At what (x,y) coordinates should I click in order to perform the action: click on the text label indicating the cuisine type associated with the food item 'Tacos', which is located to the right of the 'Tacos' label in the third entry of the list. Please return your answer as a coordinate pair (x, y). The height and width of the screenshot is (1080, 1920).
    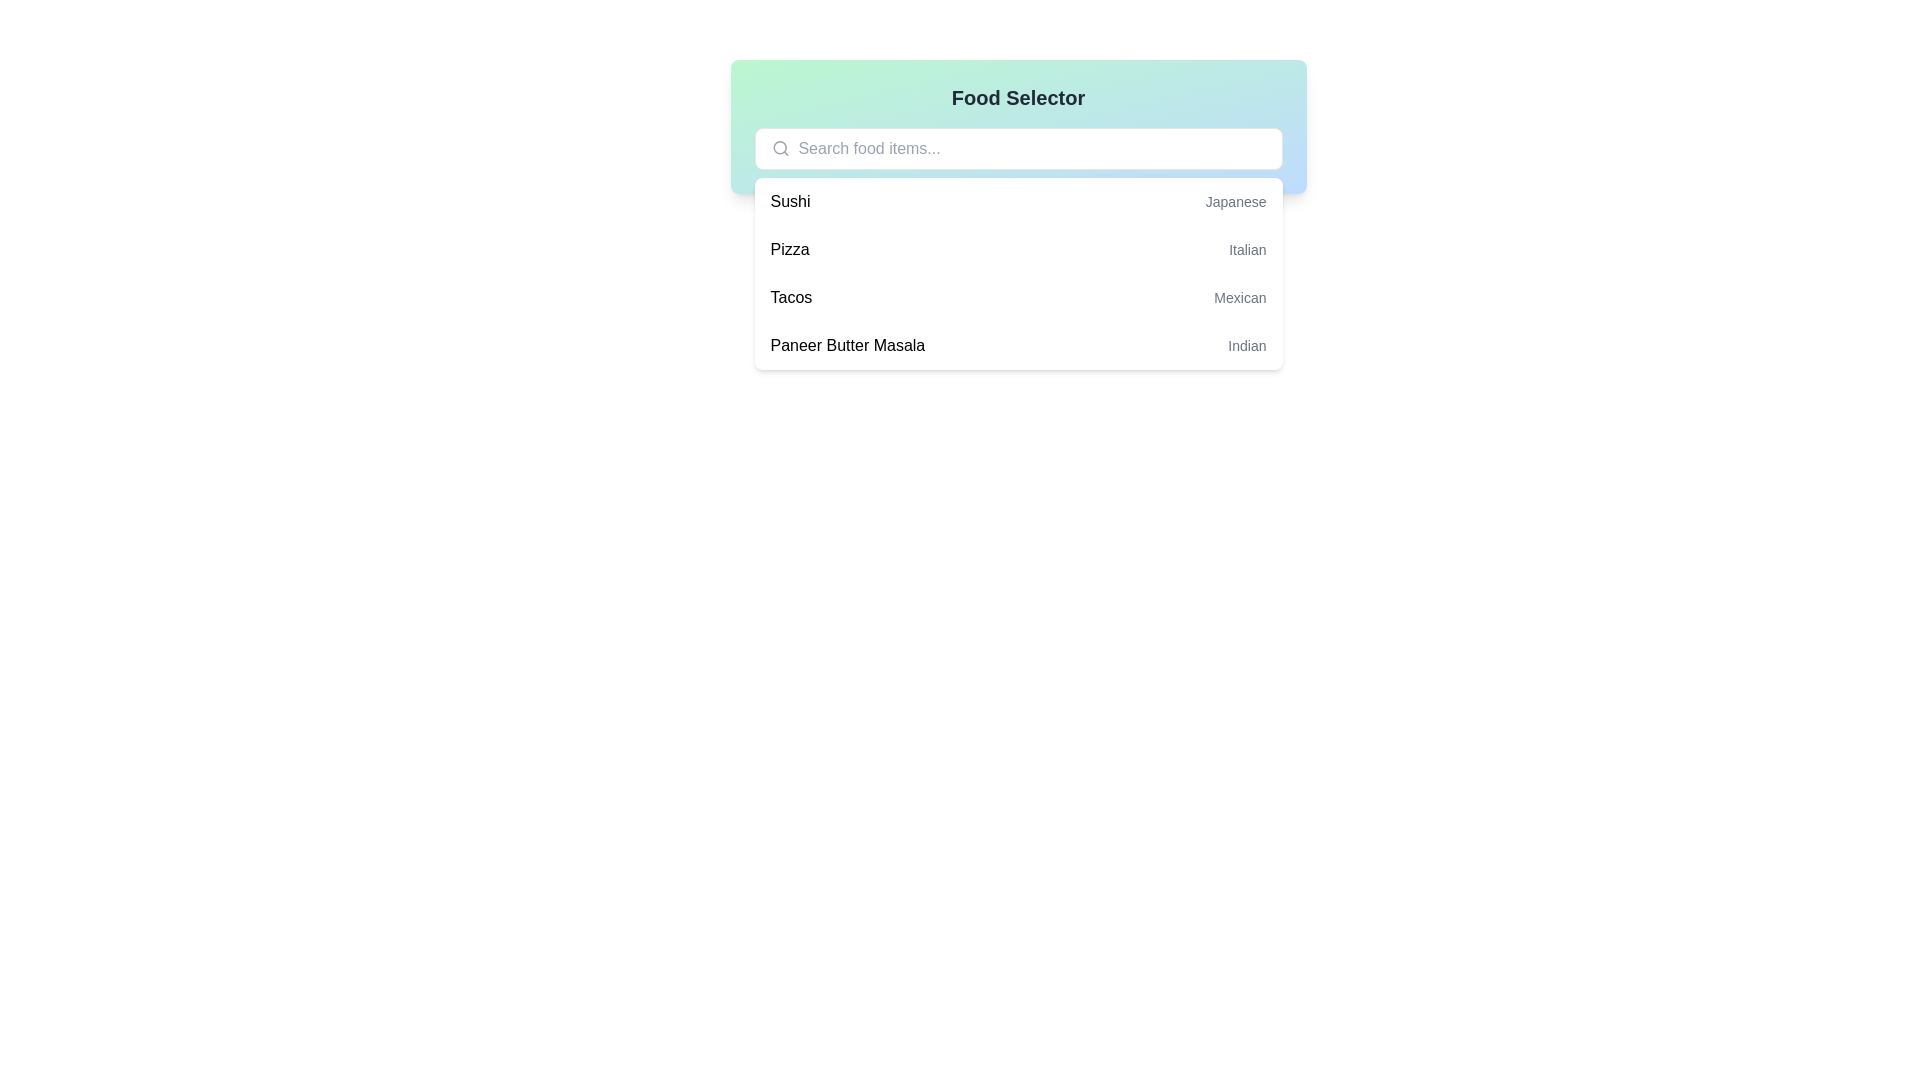
    Looking at the image, I should click on (1239, 297).